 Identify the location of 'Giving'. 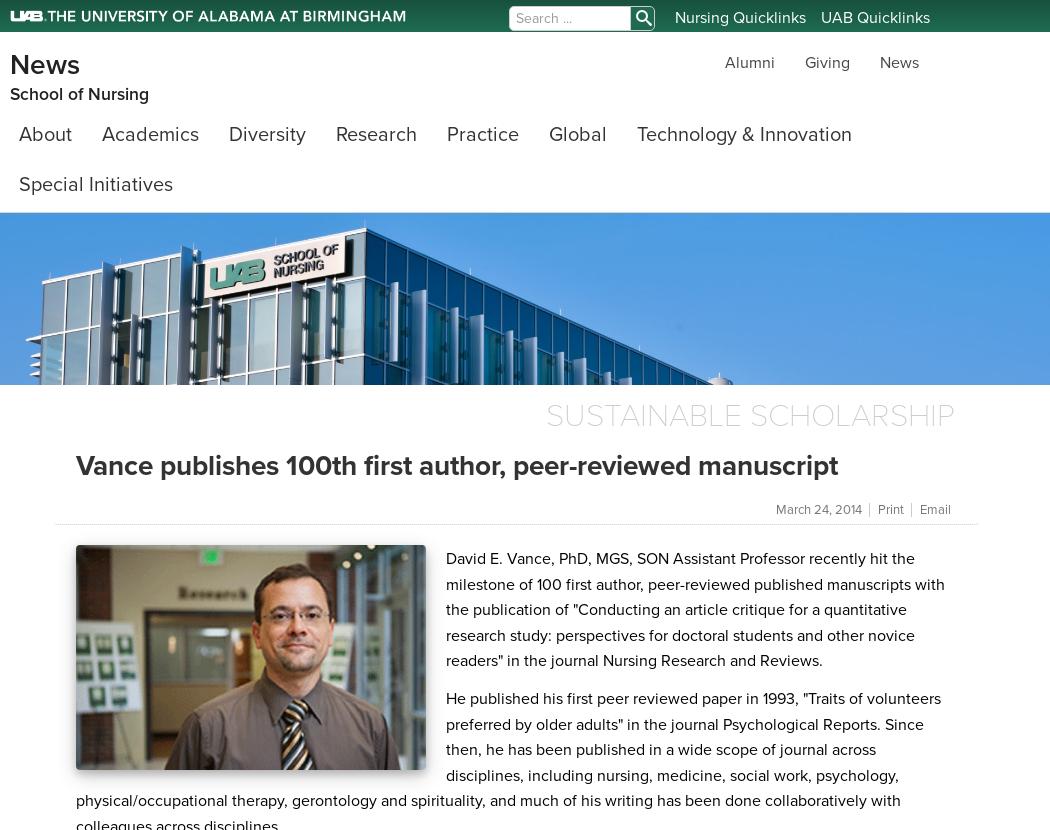
(804, 61).